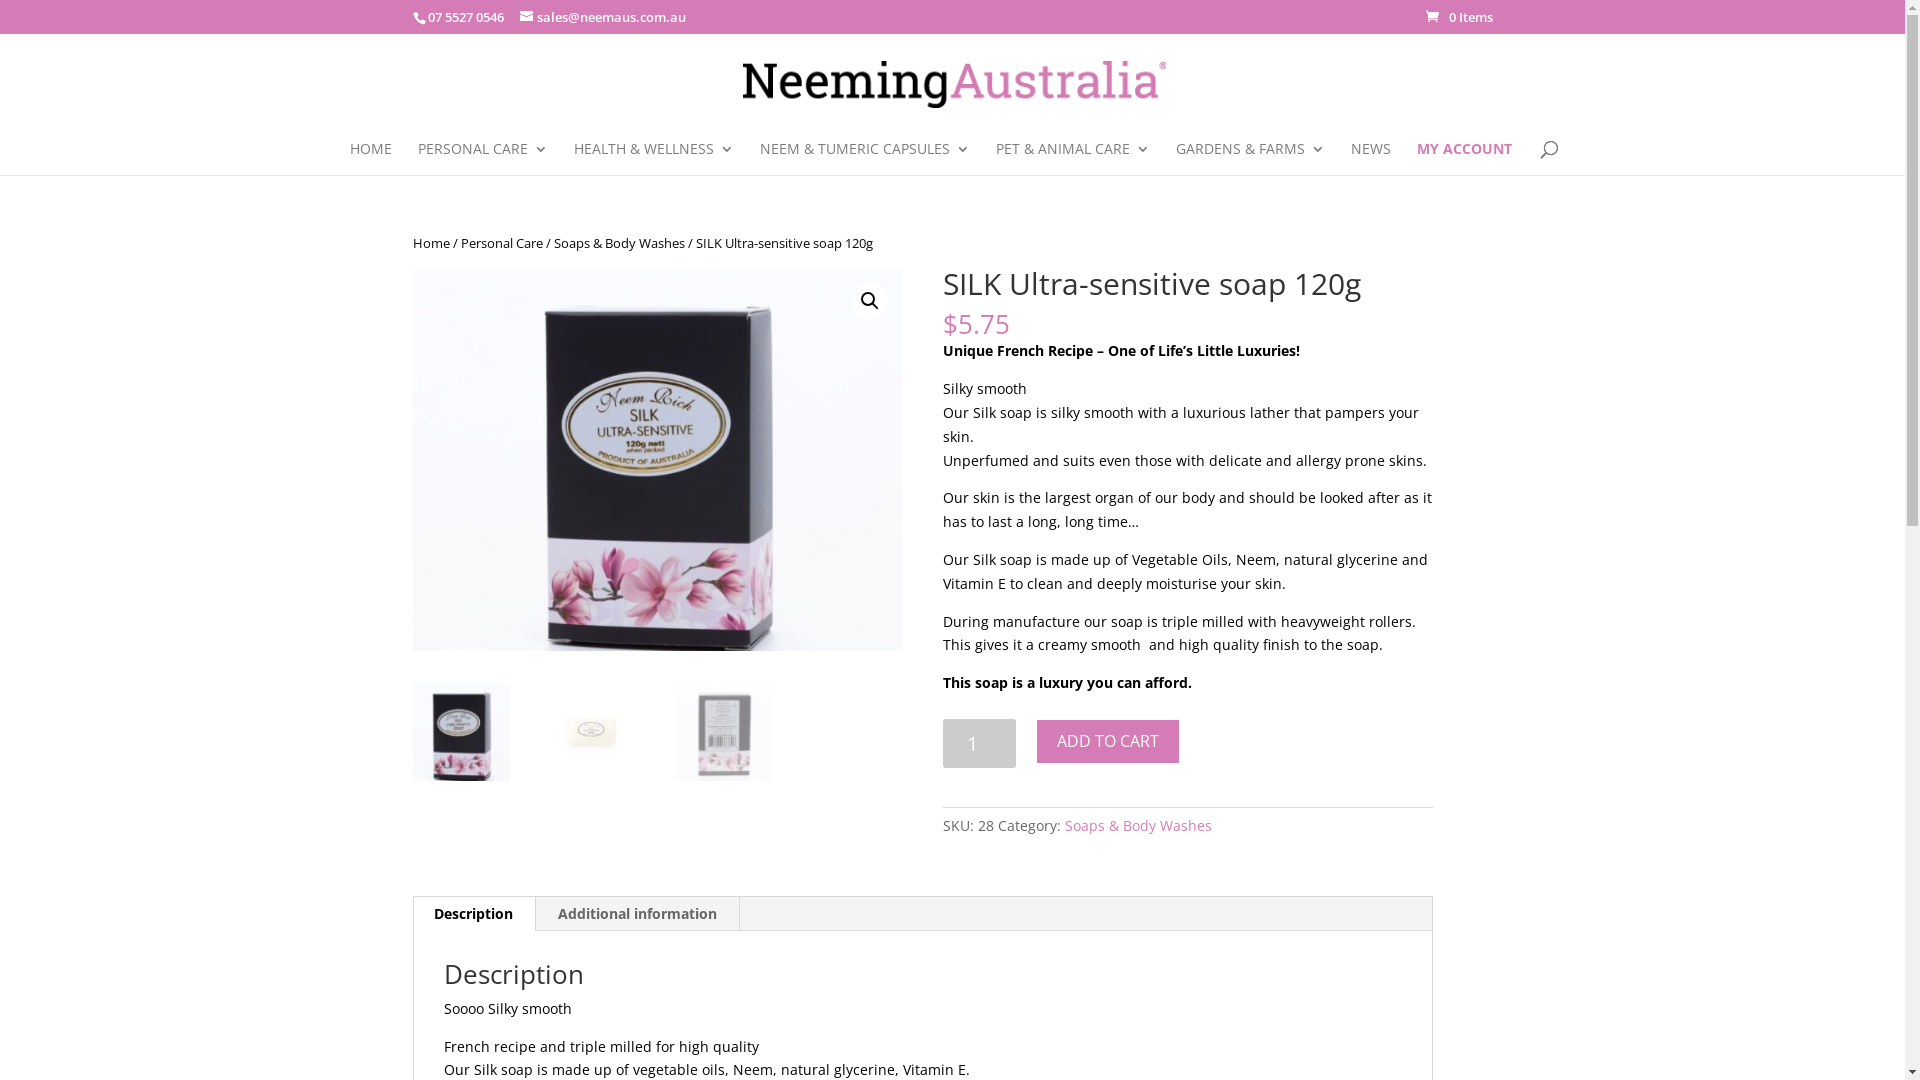 The height and width of the screenshot is (1080, 1920). What do you see at coordinates (1459, 16) in the screenshot?
I see `'0 Items'` at bounding box center [1459, 16].